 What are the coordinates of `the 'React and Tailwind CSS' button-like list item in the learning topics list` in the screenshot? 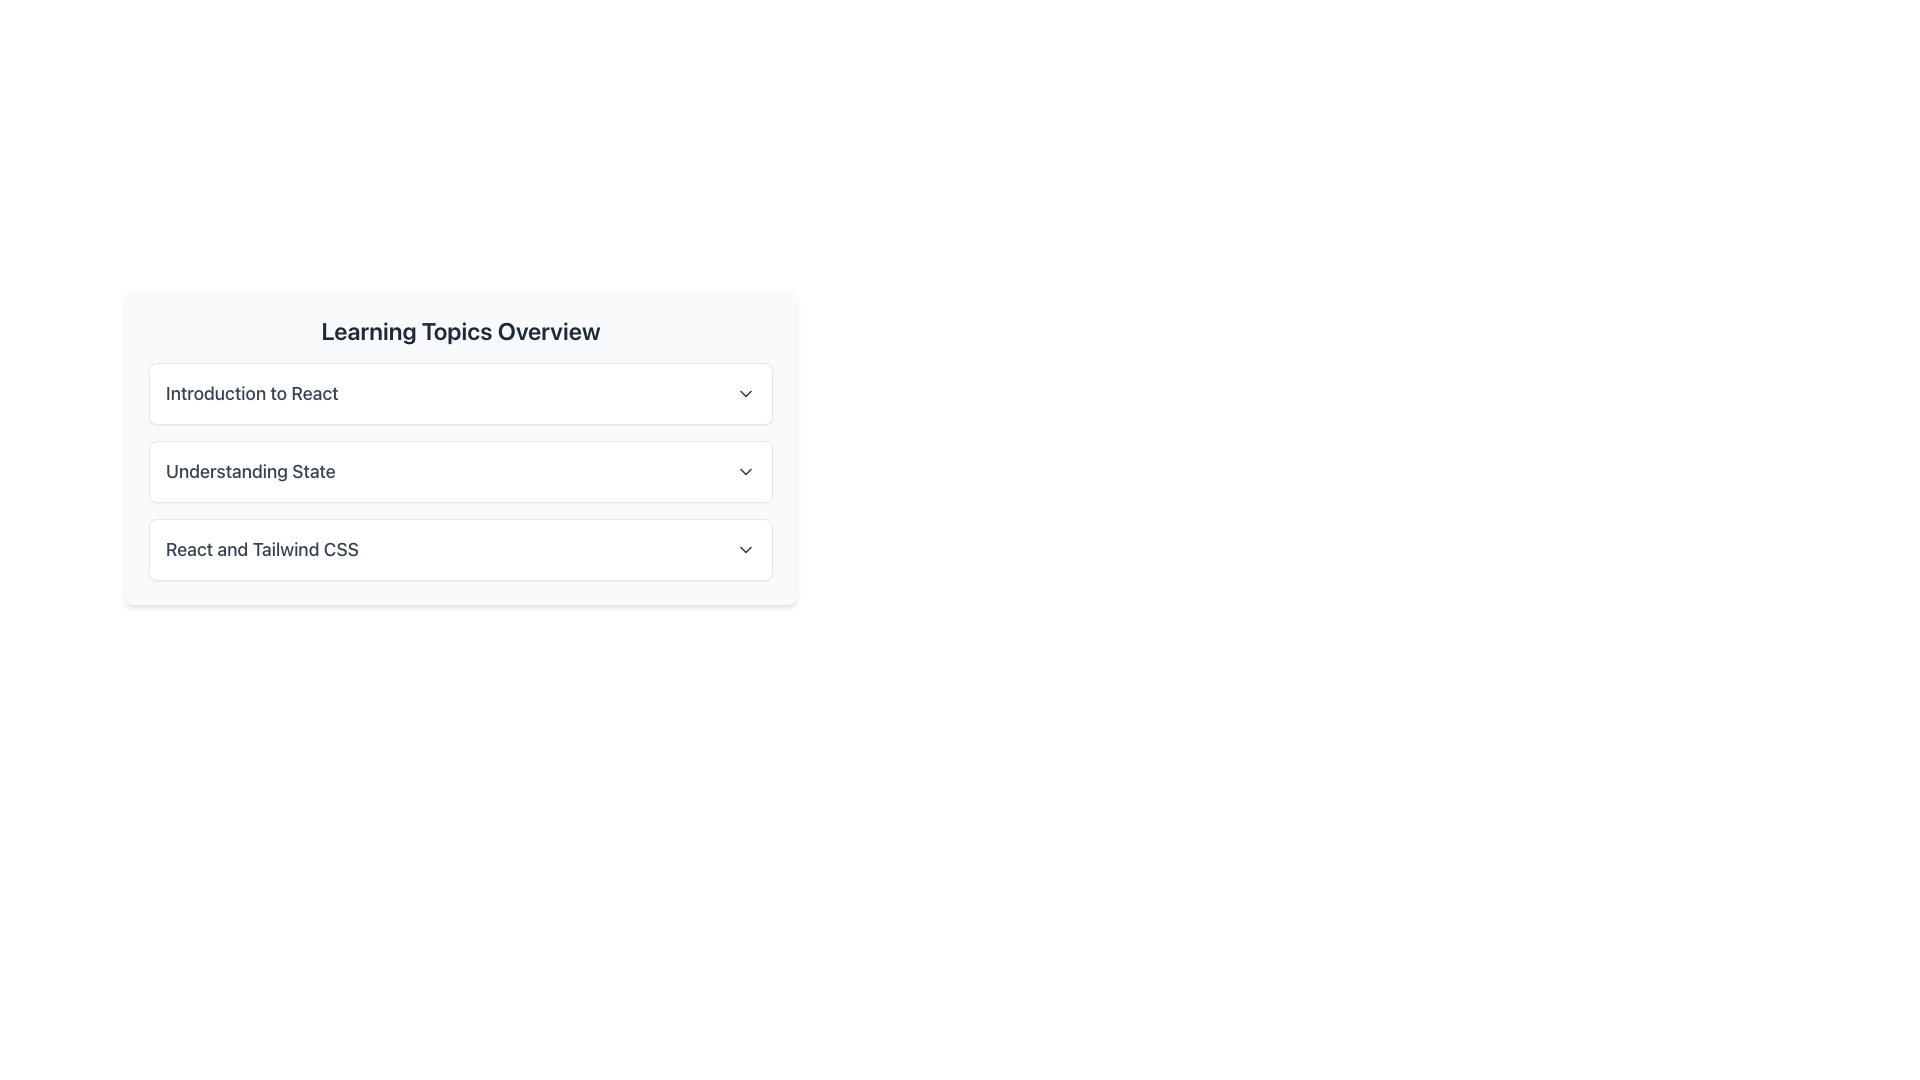 It's located at (459, 550).